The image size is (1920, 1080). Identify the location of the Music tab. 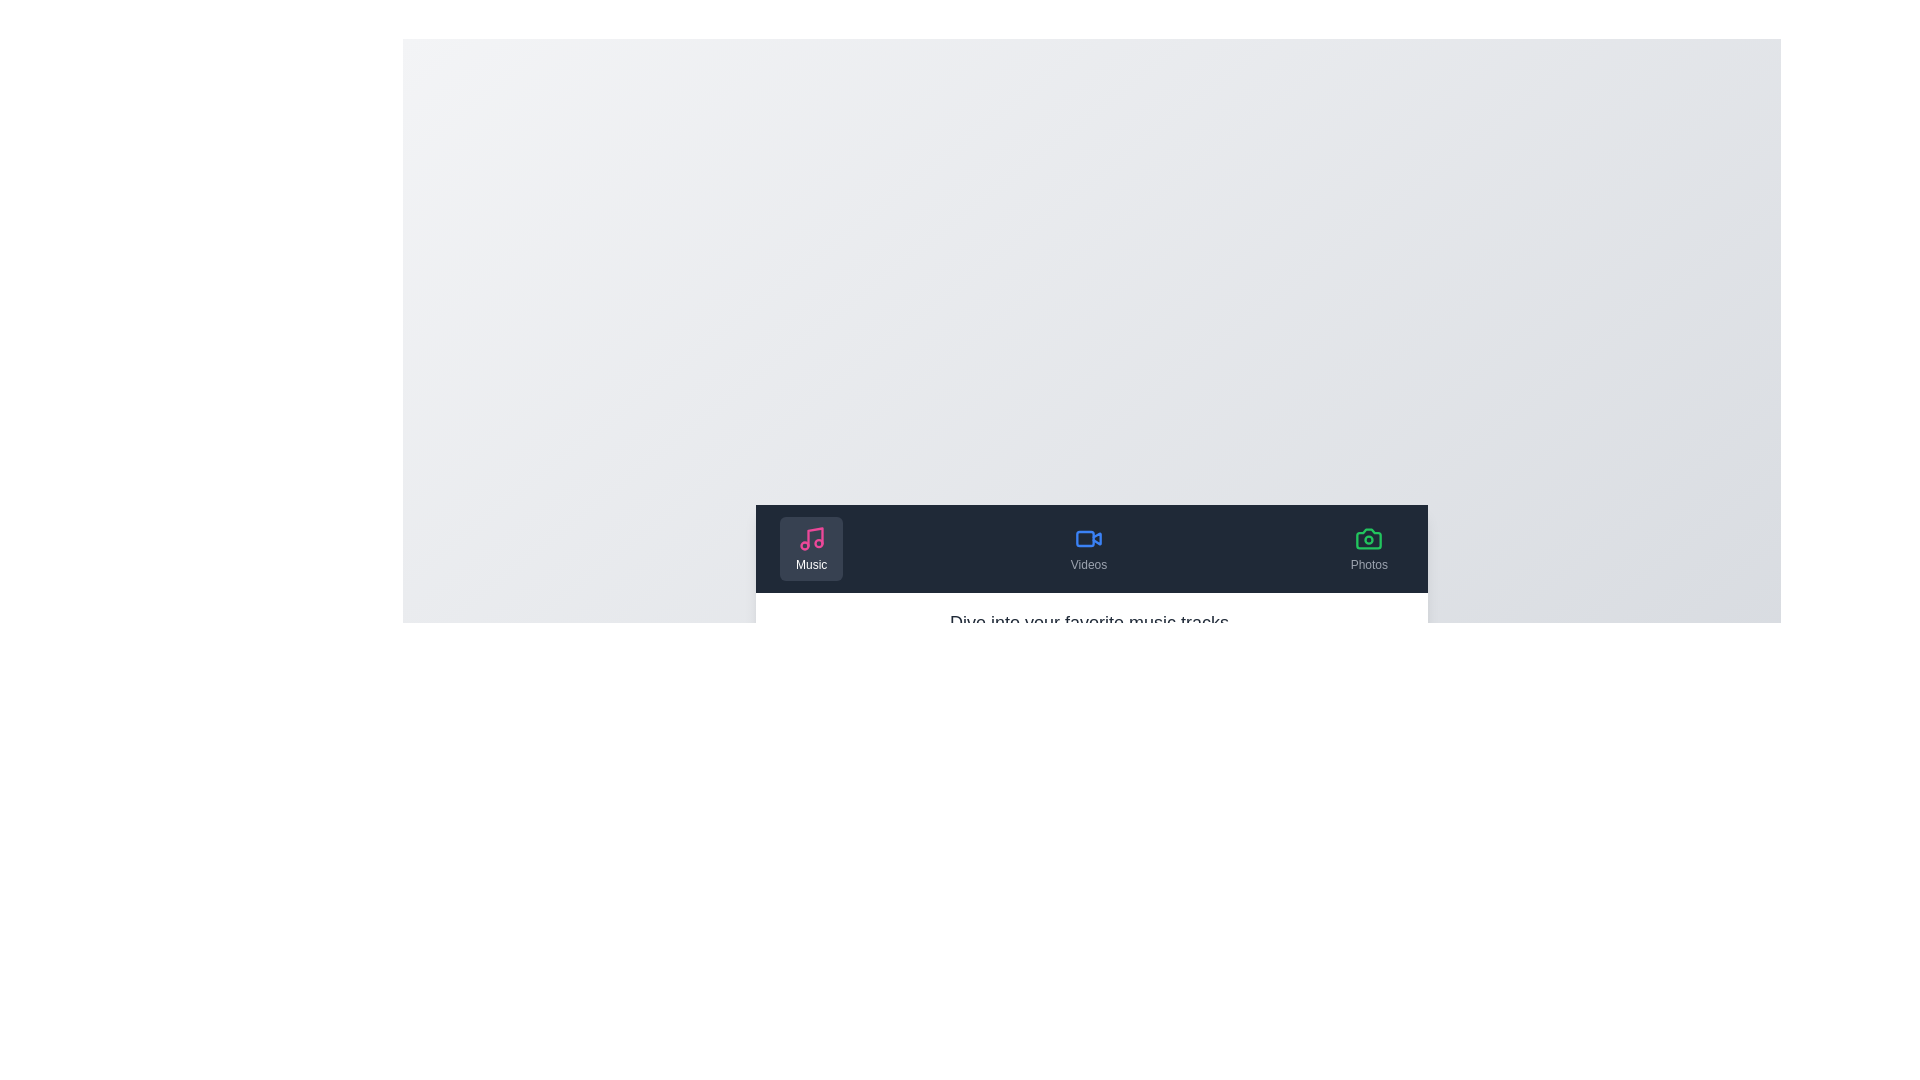
(811, 548).